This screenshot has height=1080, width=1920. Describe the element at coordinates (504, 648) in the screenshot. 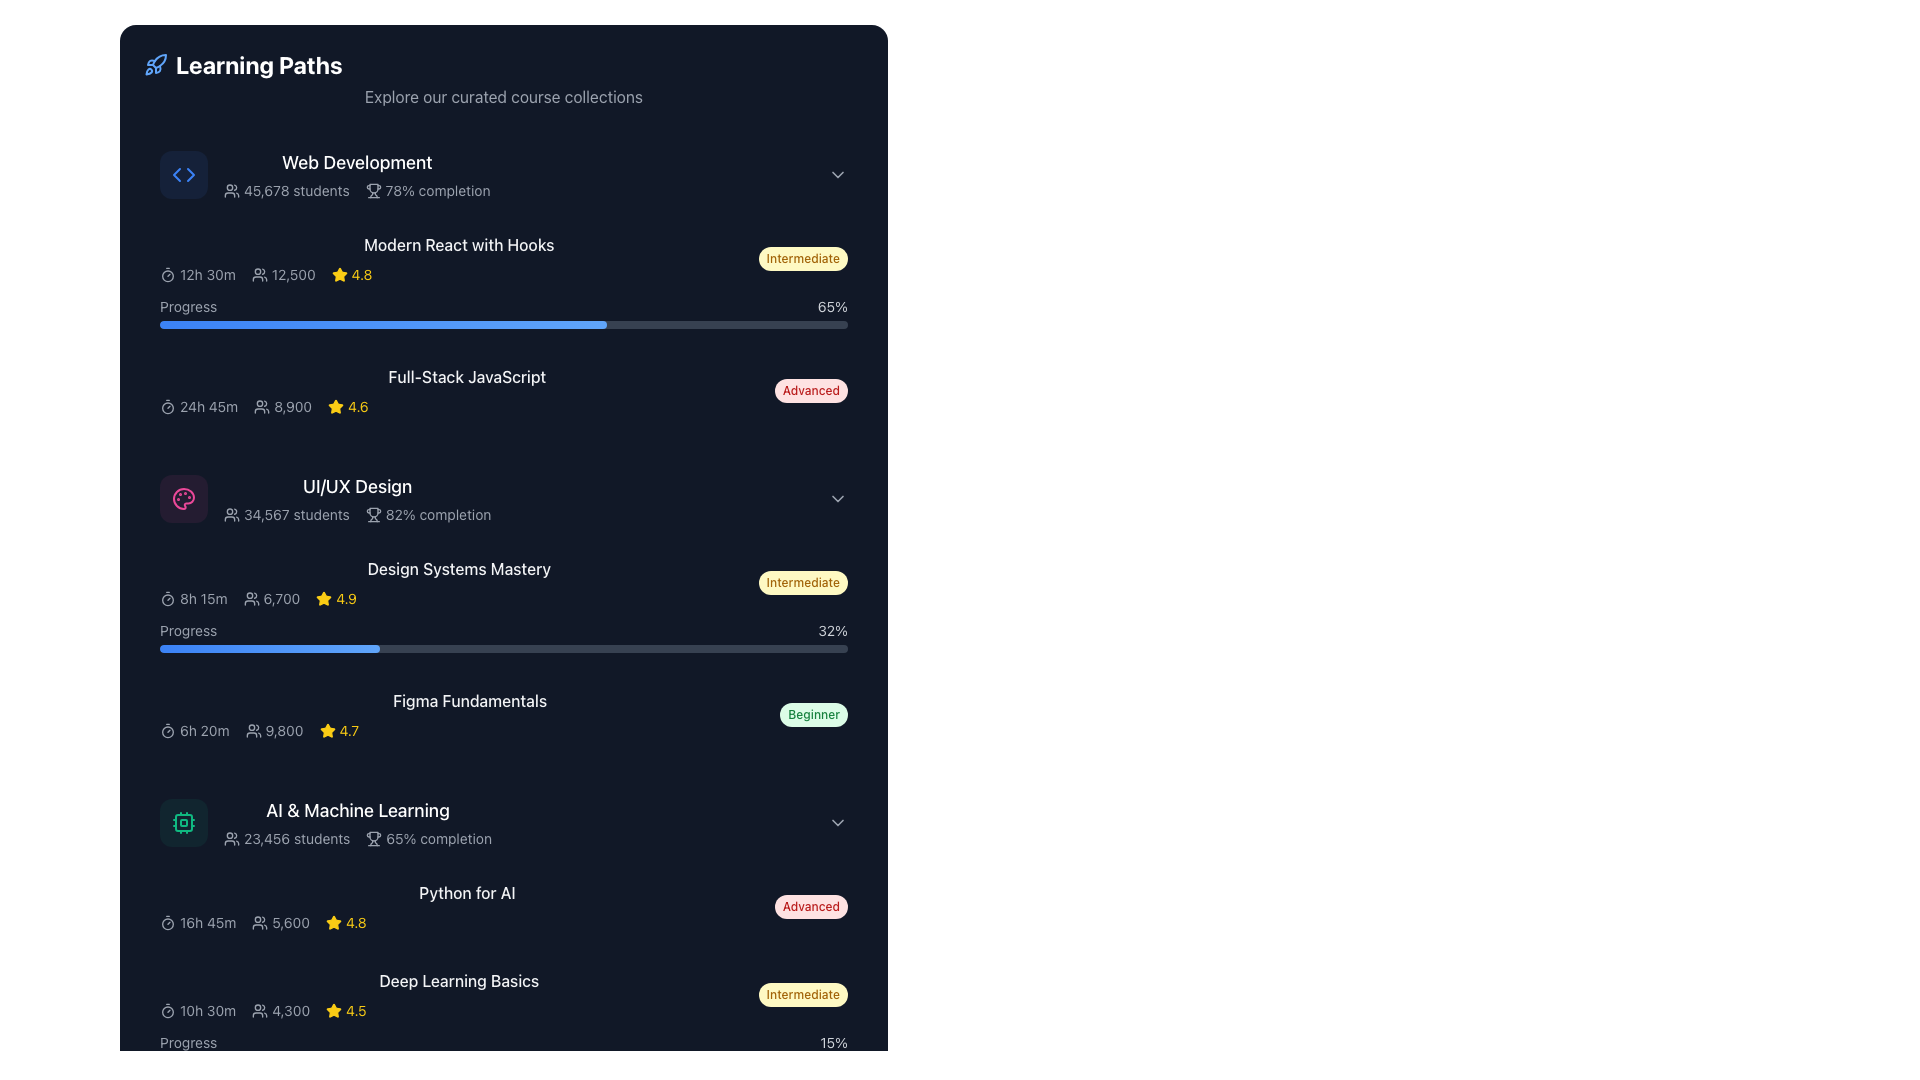

I see `the progress bar indicating 32% completion of the course 'Design Systems Mastery' located under the 'Progress' label` at that location.